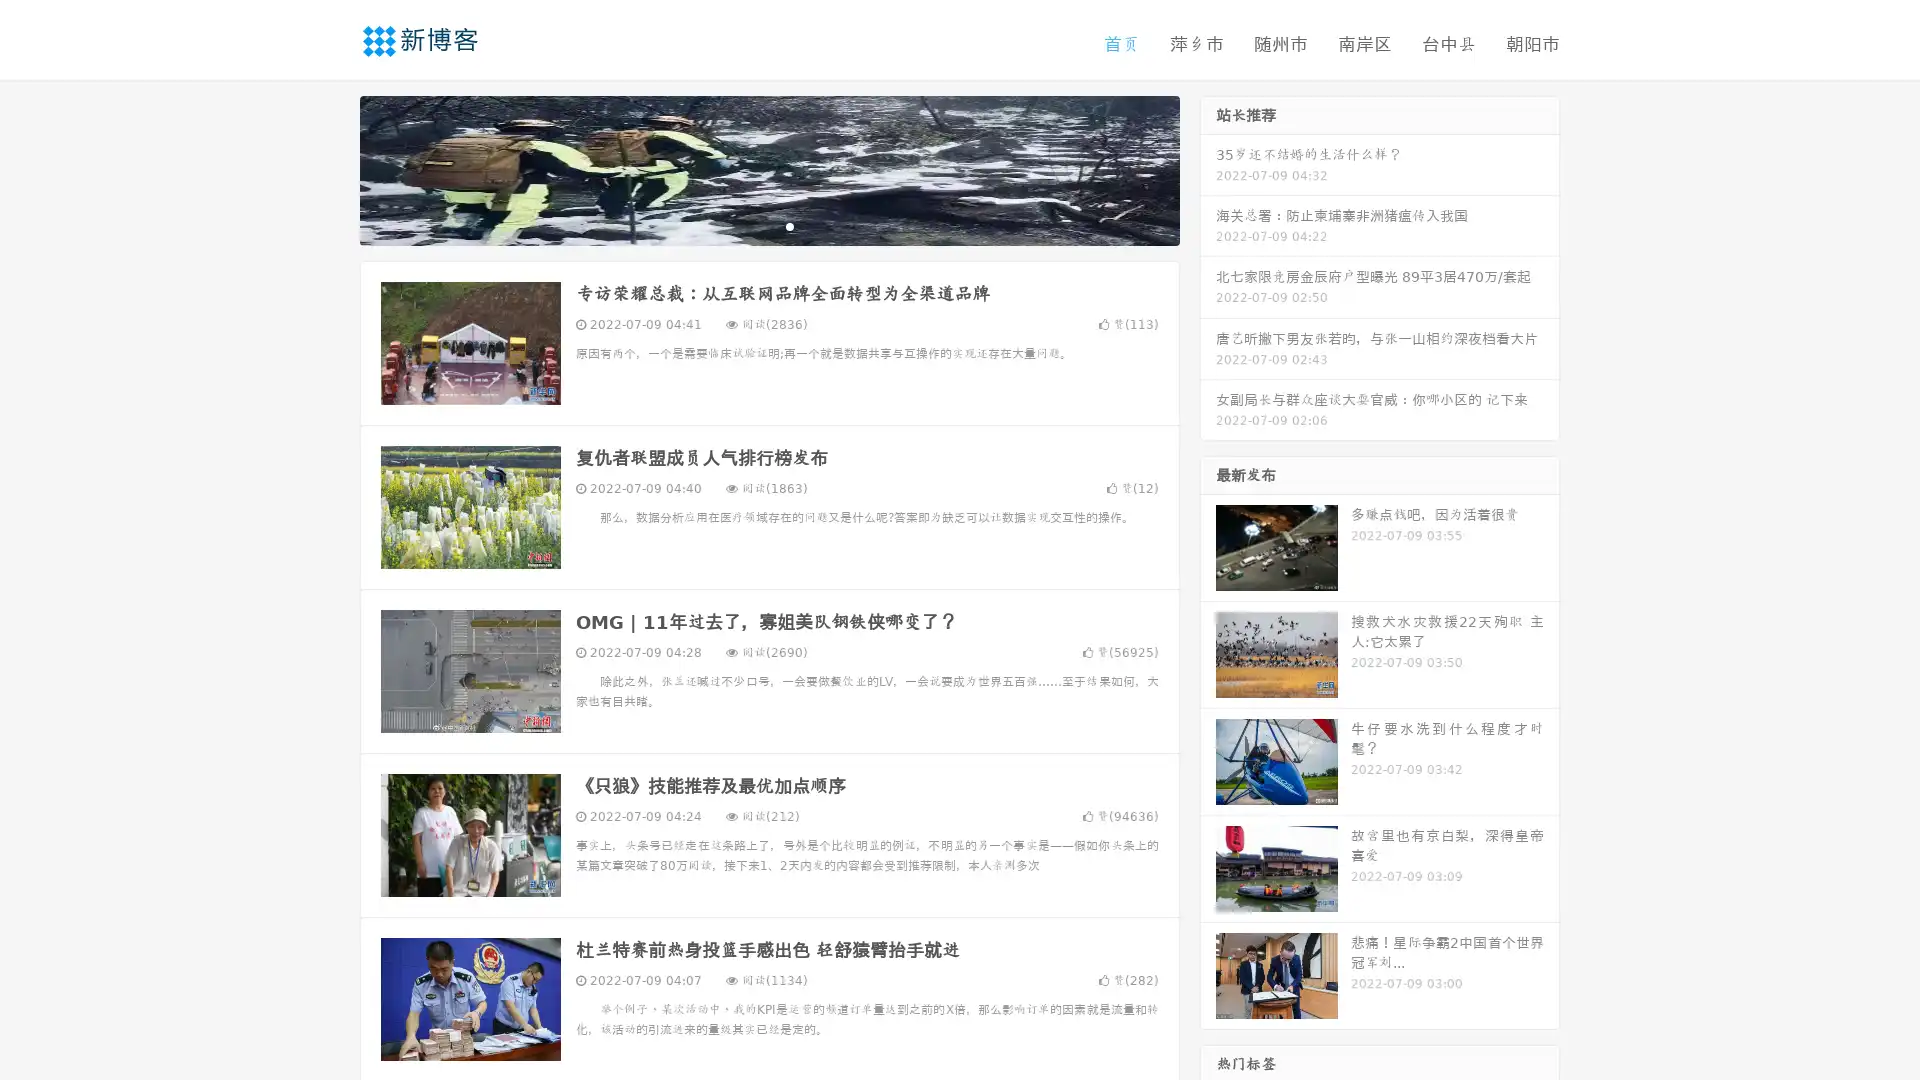 This screenshot has height=1080, width=1920. Describe the element at coordinates (1208, 168) in the screenshot. I see `Next slide` at that location.